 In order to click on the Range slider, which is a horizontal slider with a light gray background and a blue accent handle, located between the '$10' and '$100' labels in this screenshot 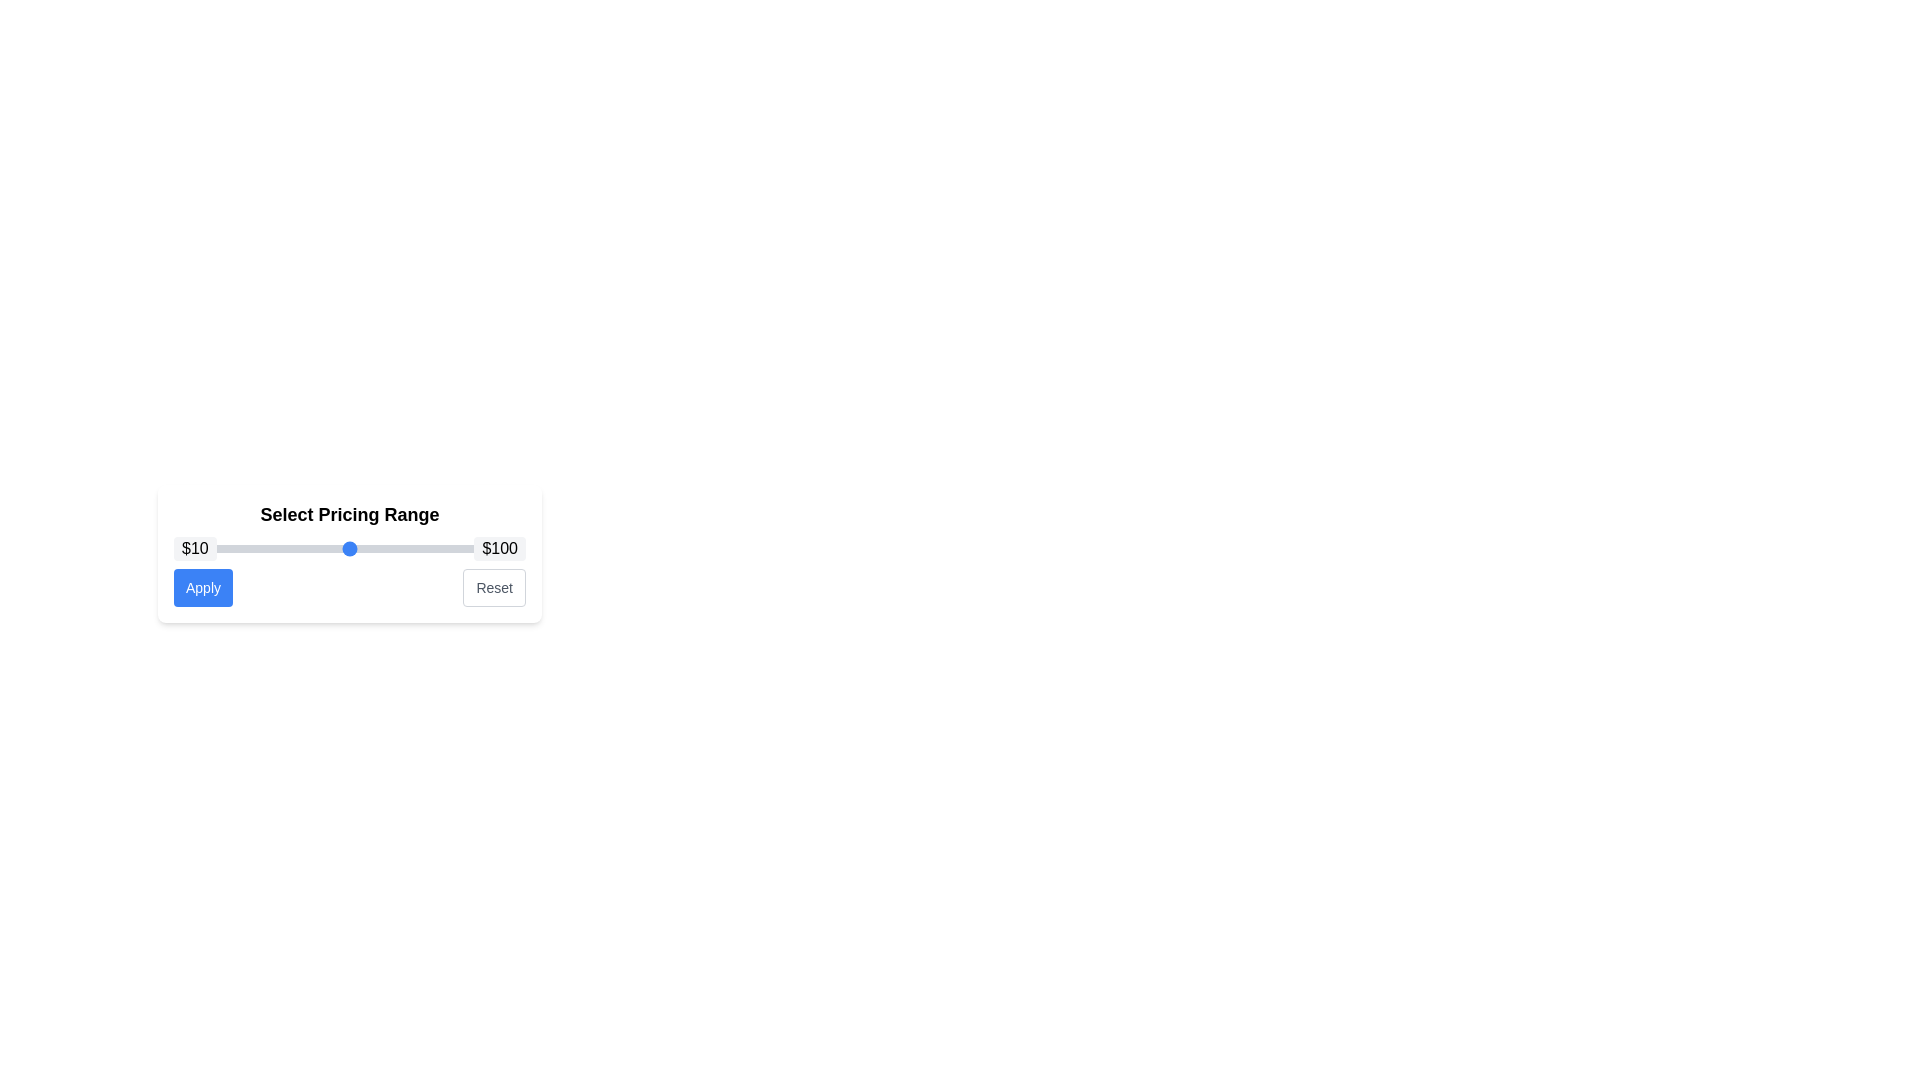, I will do `click(350, 548)`.